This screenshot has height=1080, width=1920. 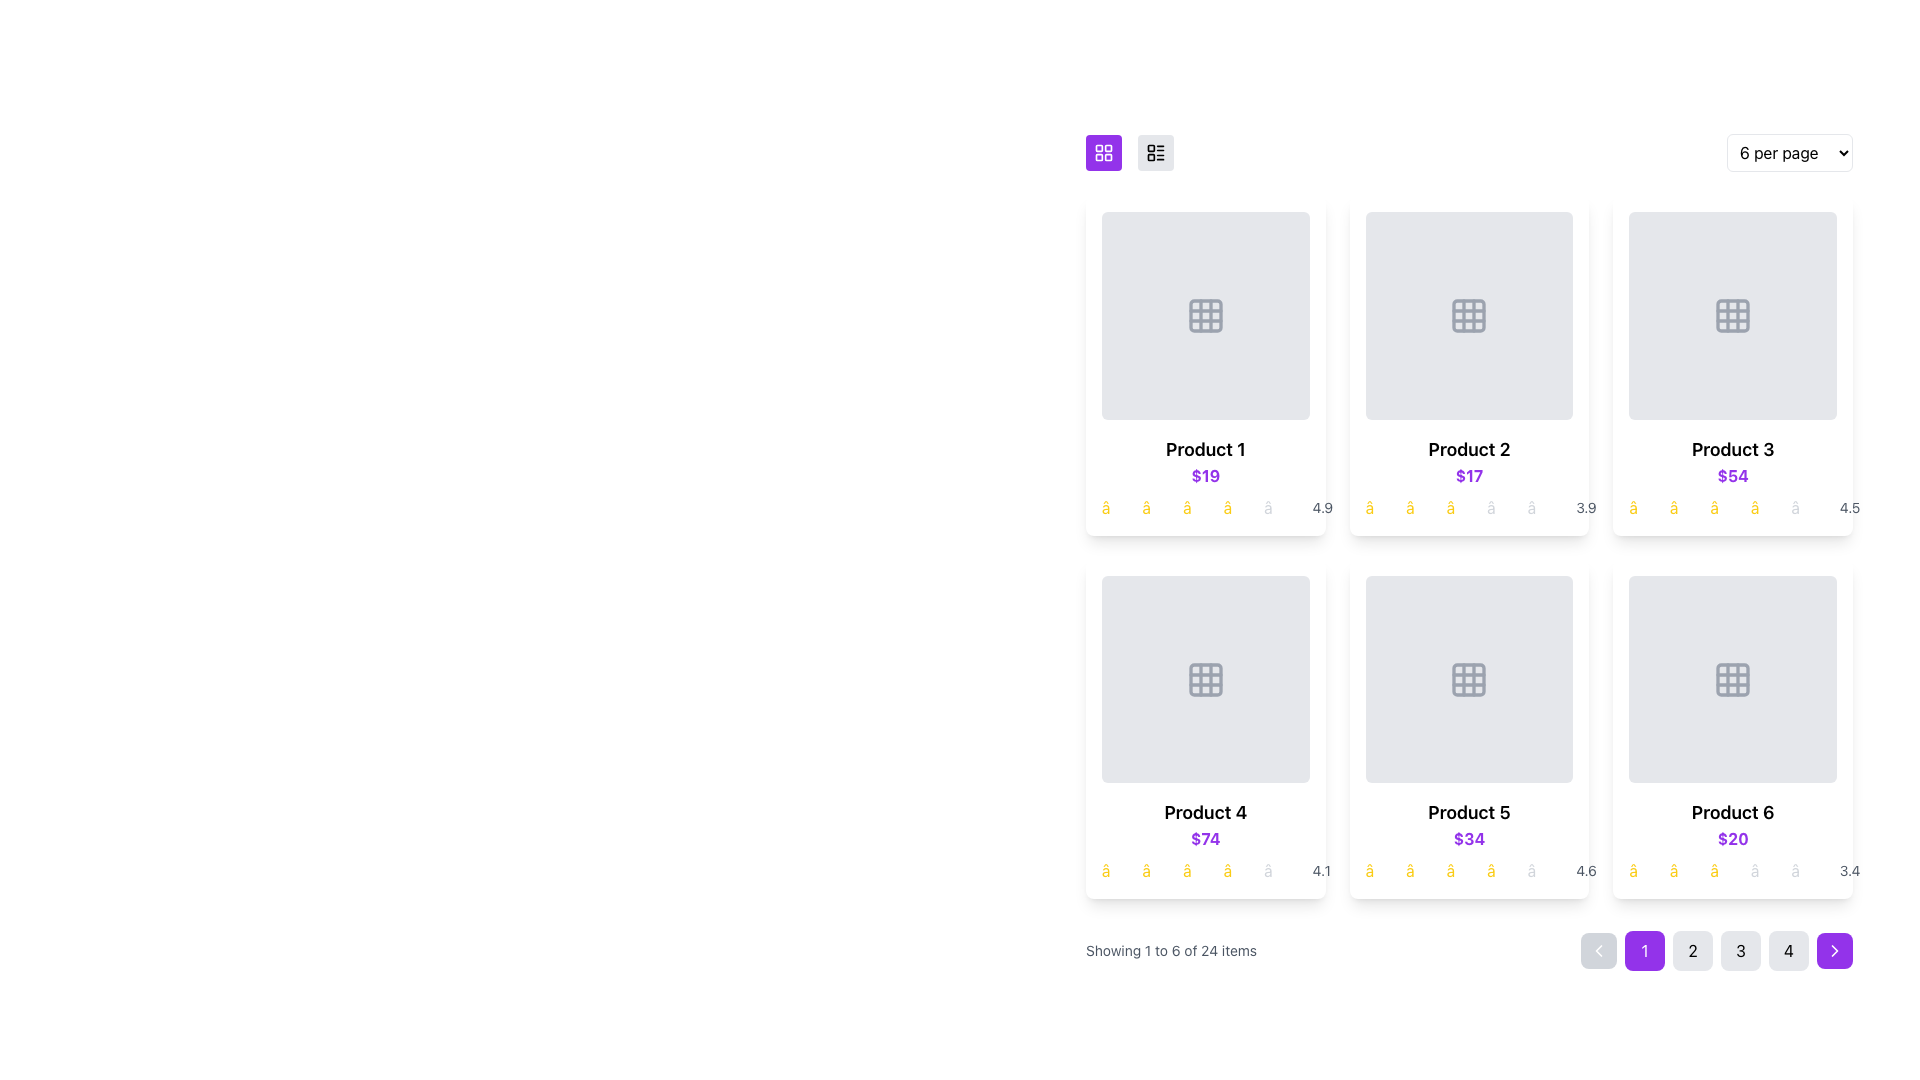 What do you see at coordinates (1732, 729) in the screenshot?
I see `the product card located in the second row and third column of the product grid, which displays product details like name, price, and rating` at bounding box center [1732, 729].